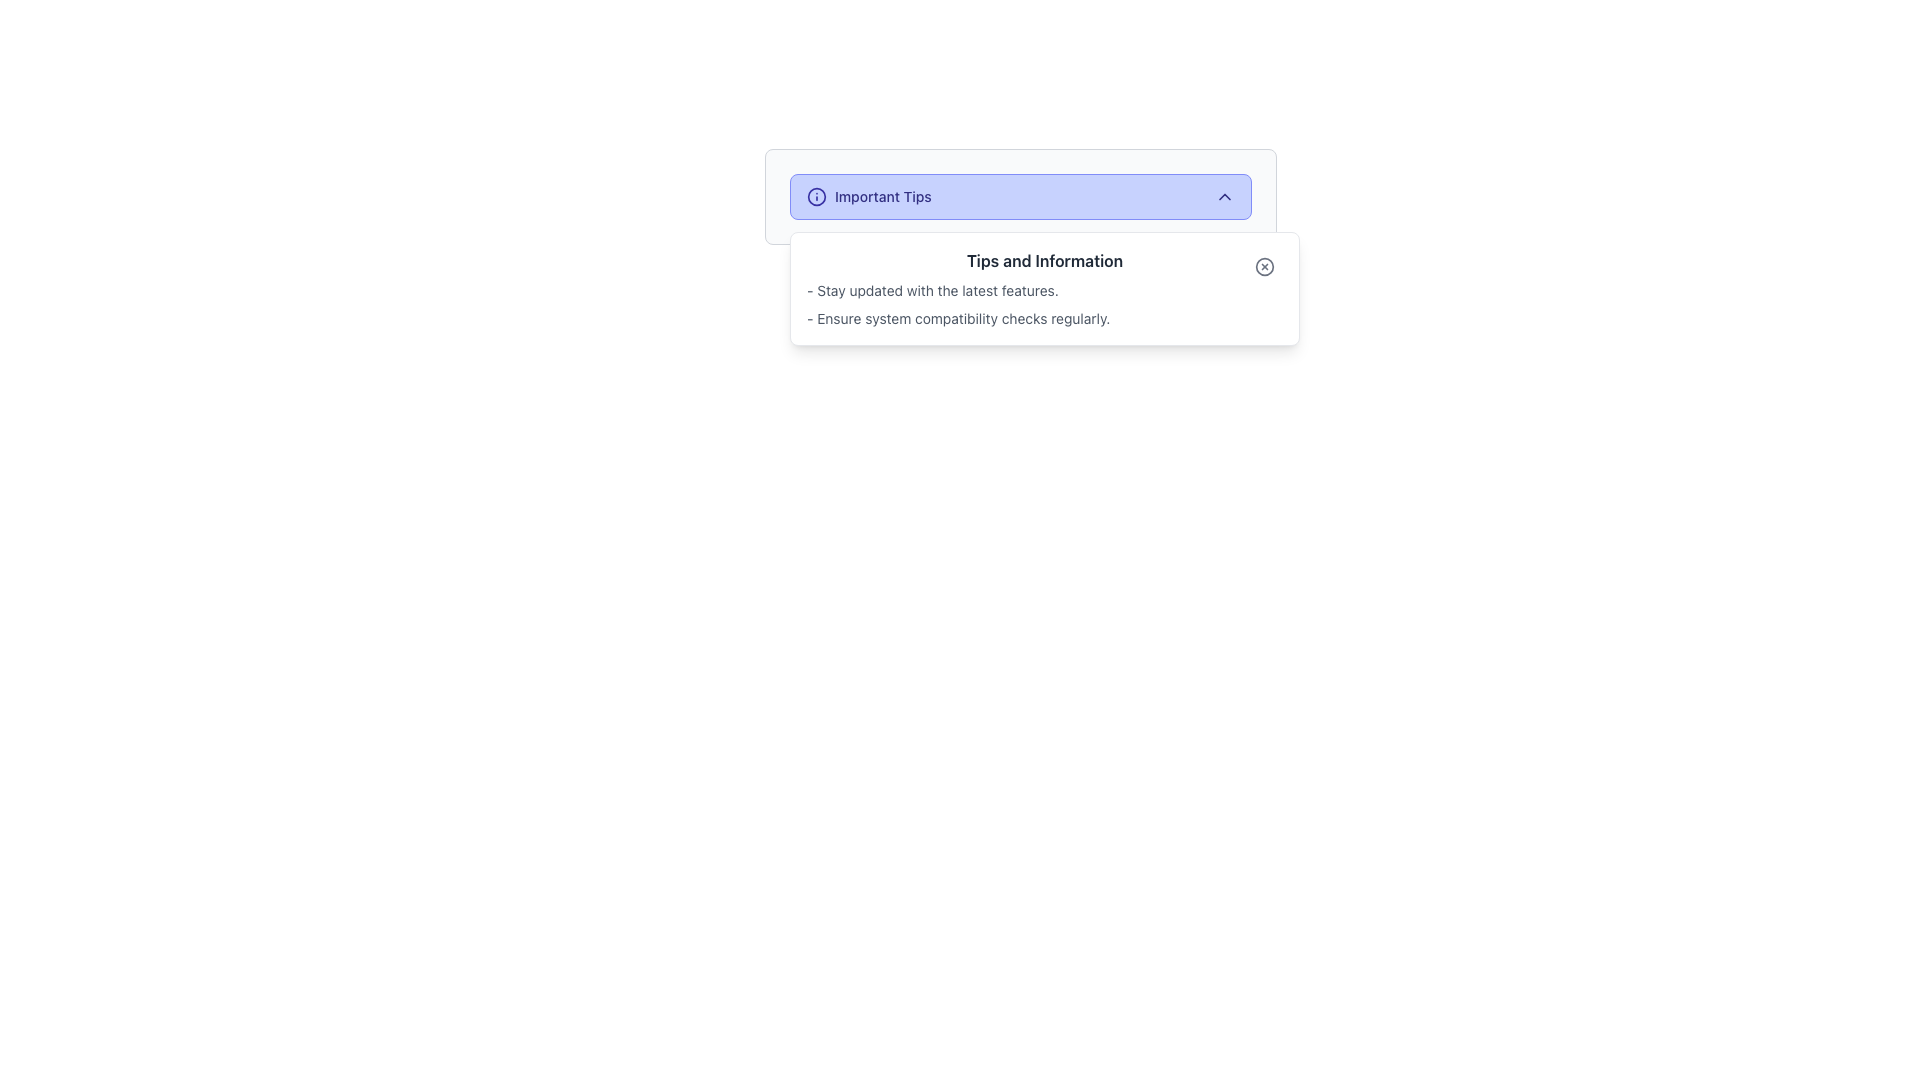 This screenshot has height=1080, width=1920. What do you see at coordinates (957, 318) in the screenshot?
I see `text entry displaying the message '- Ensure system compatibility checks regularly.' located within the 'Tips and Information' card, positioned below another list item in a bulleted list` at bounding box center [957, 318].